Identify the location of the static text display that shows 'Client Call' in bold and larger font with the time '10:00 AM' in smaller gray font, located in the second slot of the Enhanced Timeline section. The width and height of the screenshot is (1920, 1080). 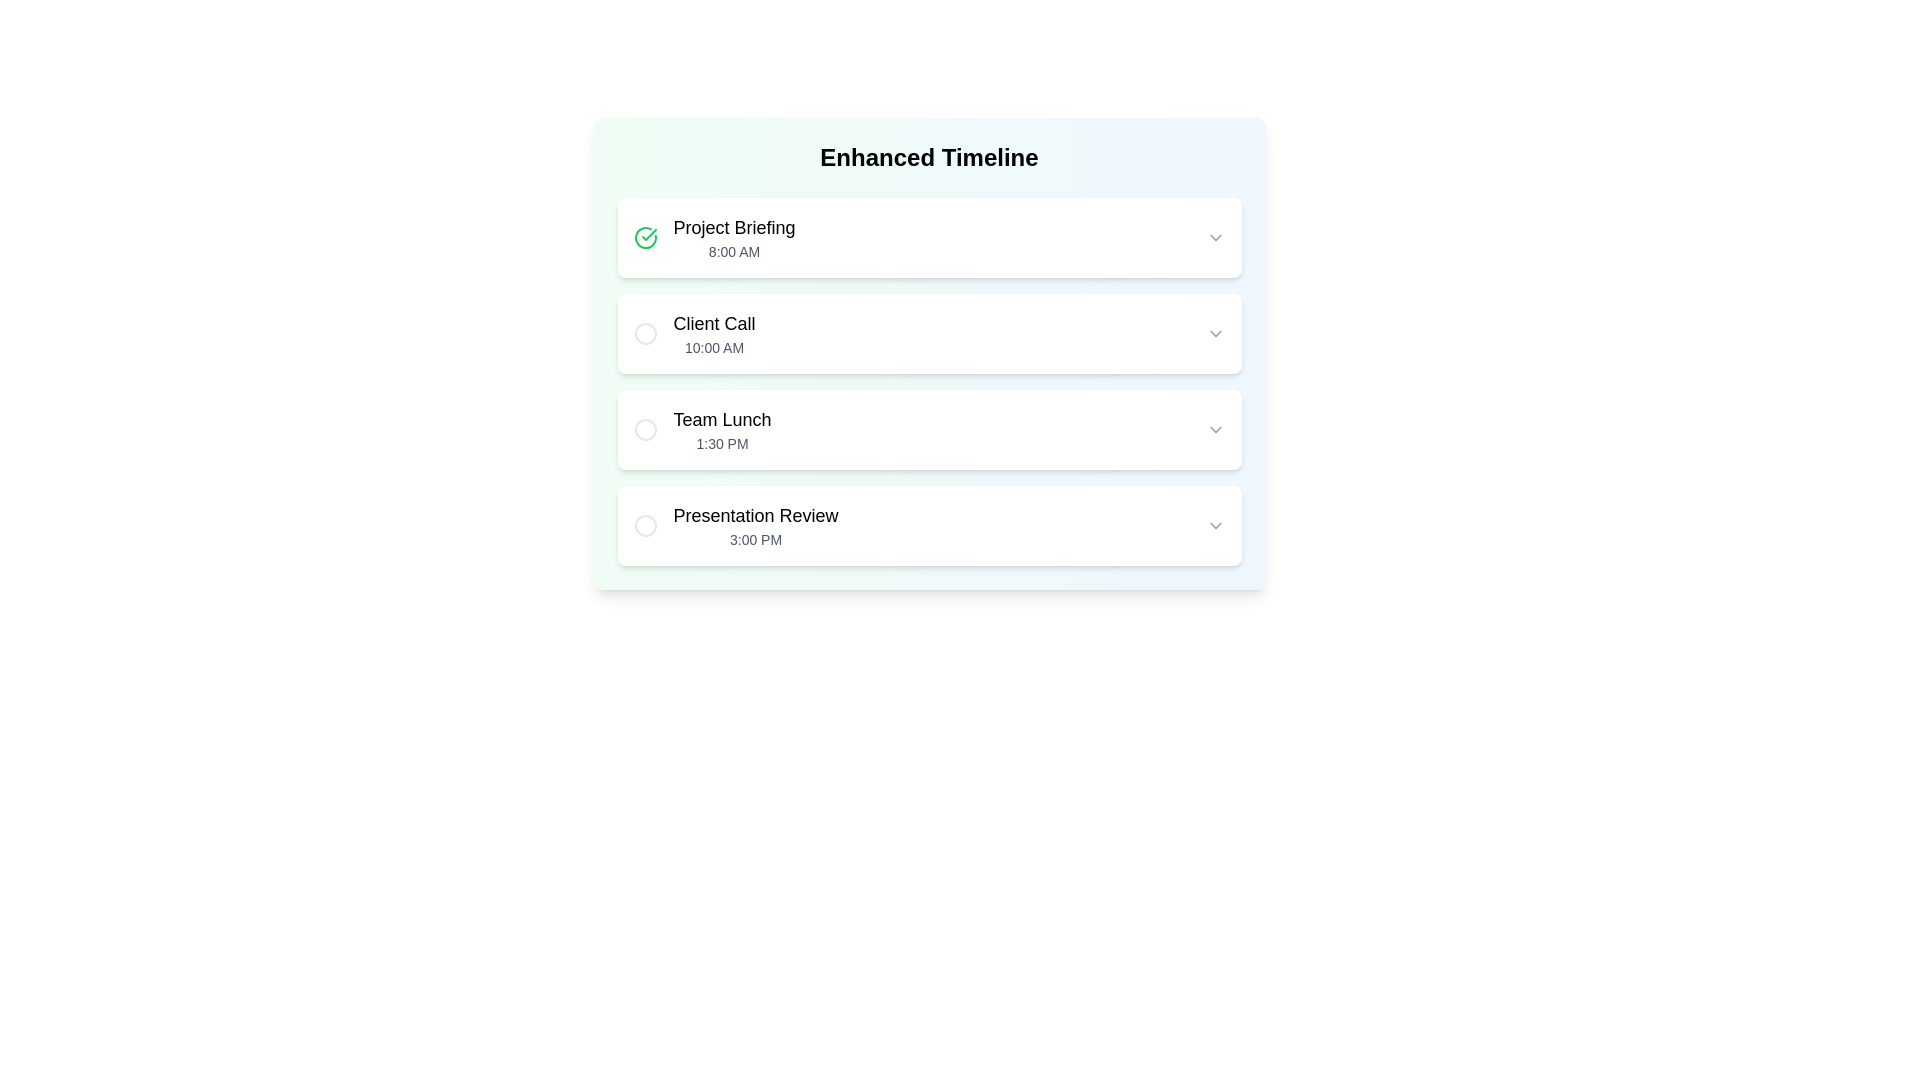
(714, 333).